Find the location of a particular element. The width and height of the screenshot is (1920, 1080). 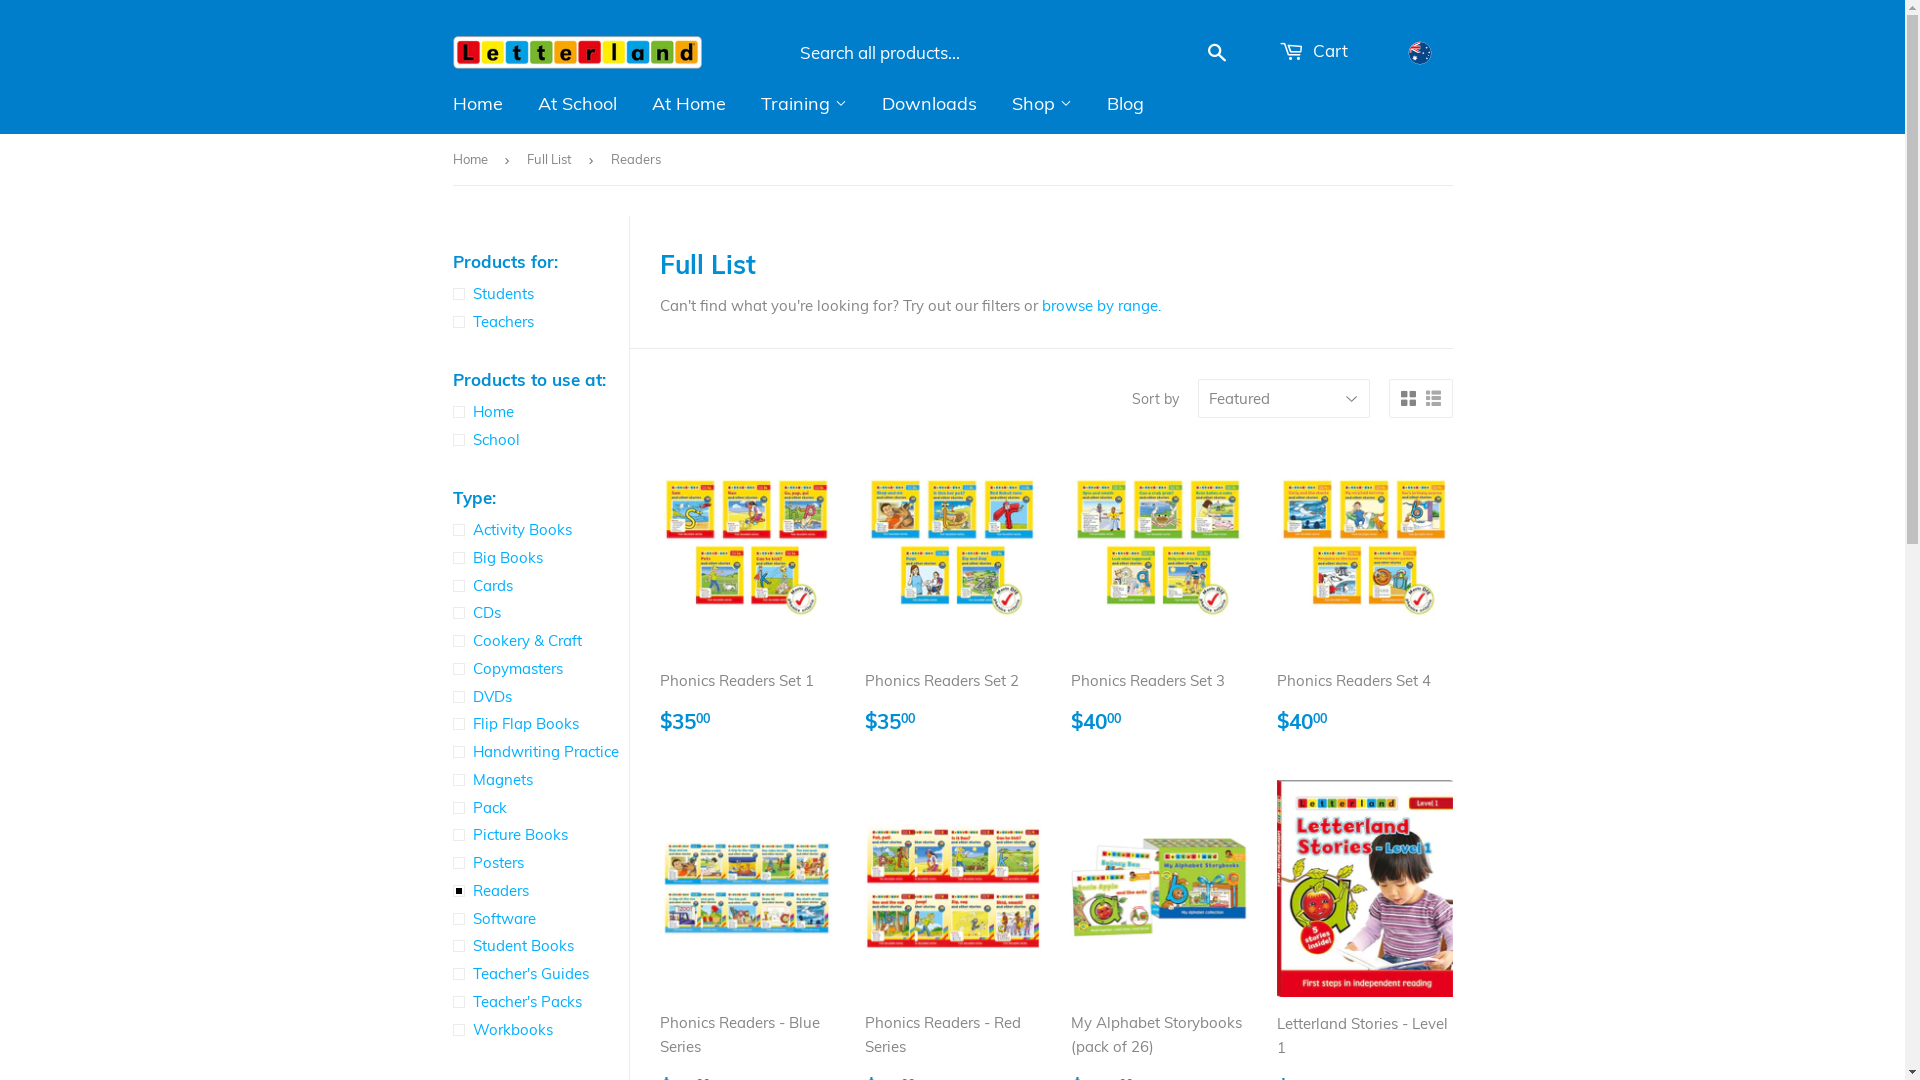

'Pack' is located at coordinates (450, 806).